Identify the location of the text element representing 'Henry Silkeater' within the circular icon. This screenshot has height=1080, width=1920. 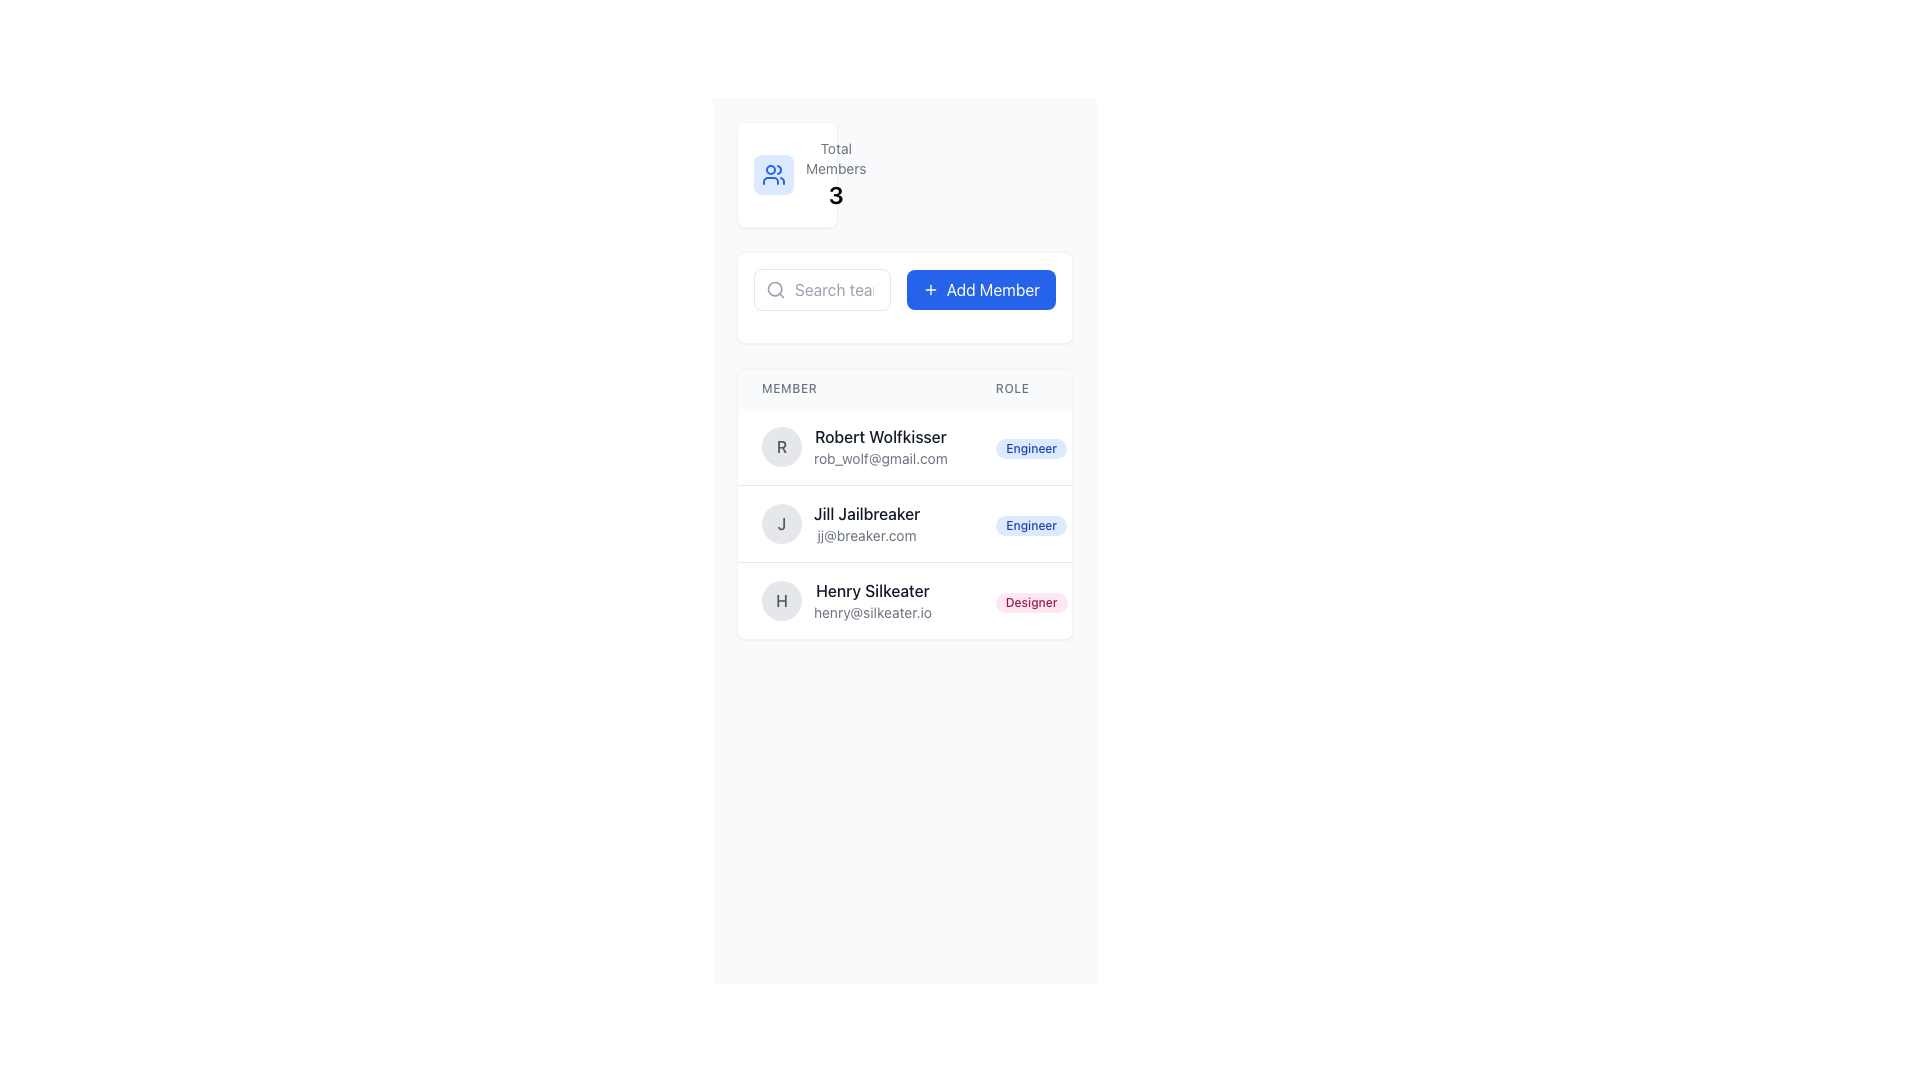
(781, 600).